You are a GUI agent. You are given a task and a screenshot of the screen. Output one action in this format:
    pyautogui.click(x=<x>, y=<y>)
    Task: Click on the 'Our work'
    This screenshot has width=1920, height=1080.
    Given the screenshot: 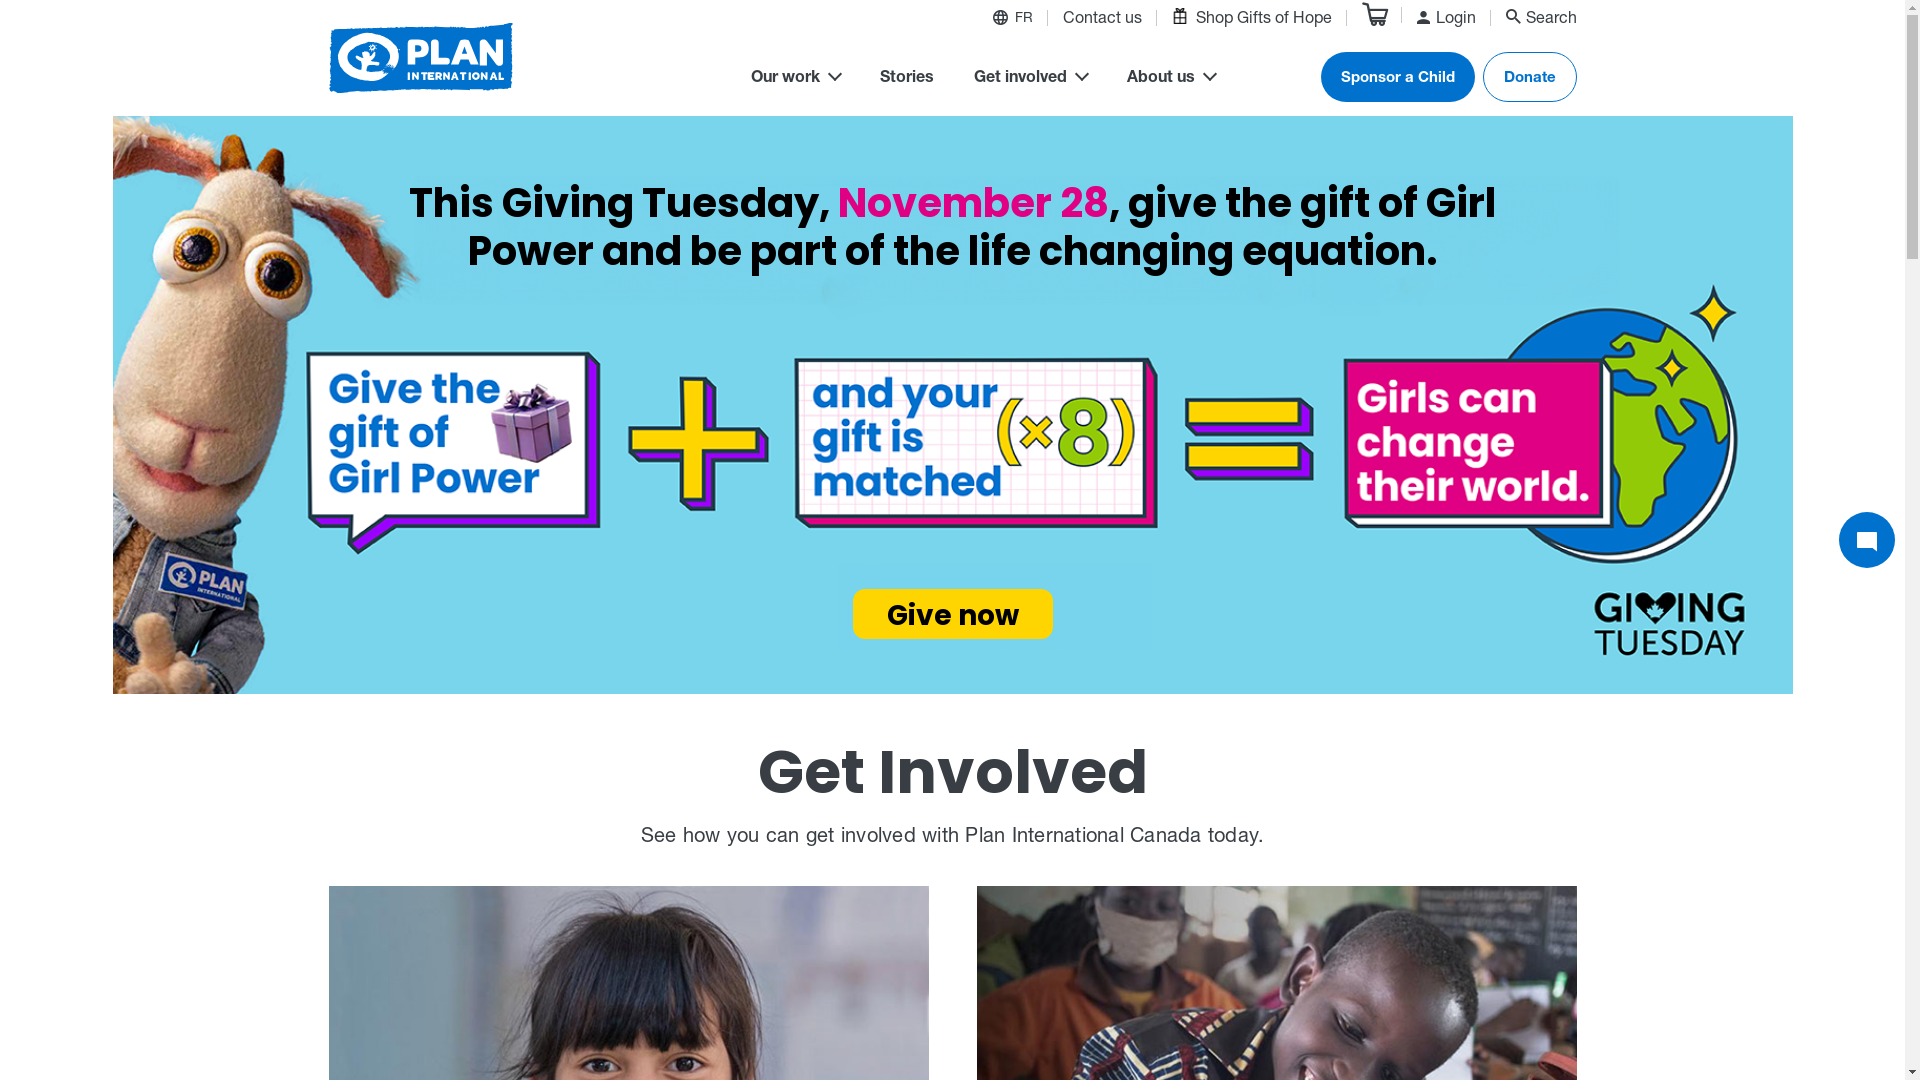 What is the action you would take?
    pyautogui.click(x=793, y=79)
    